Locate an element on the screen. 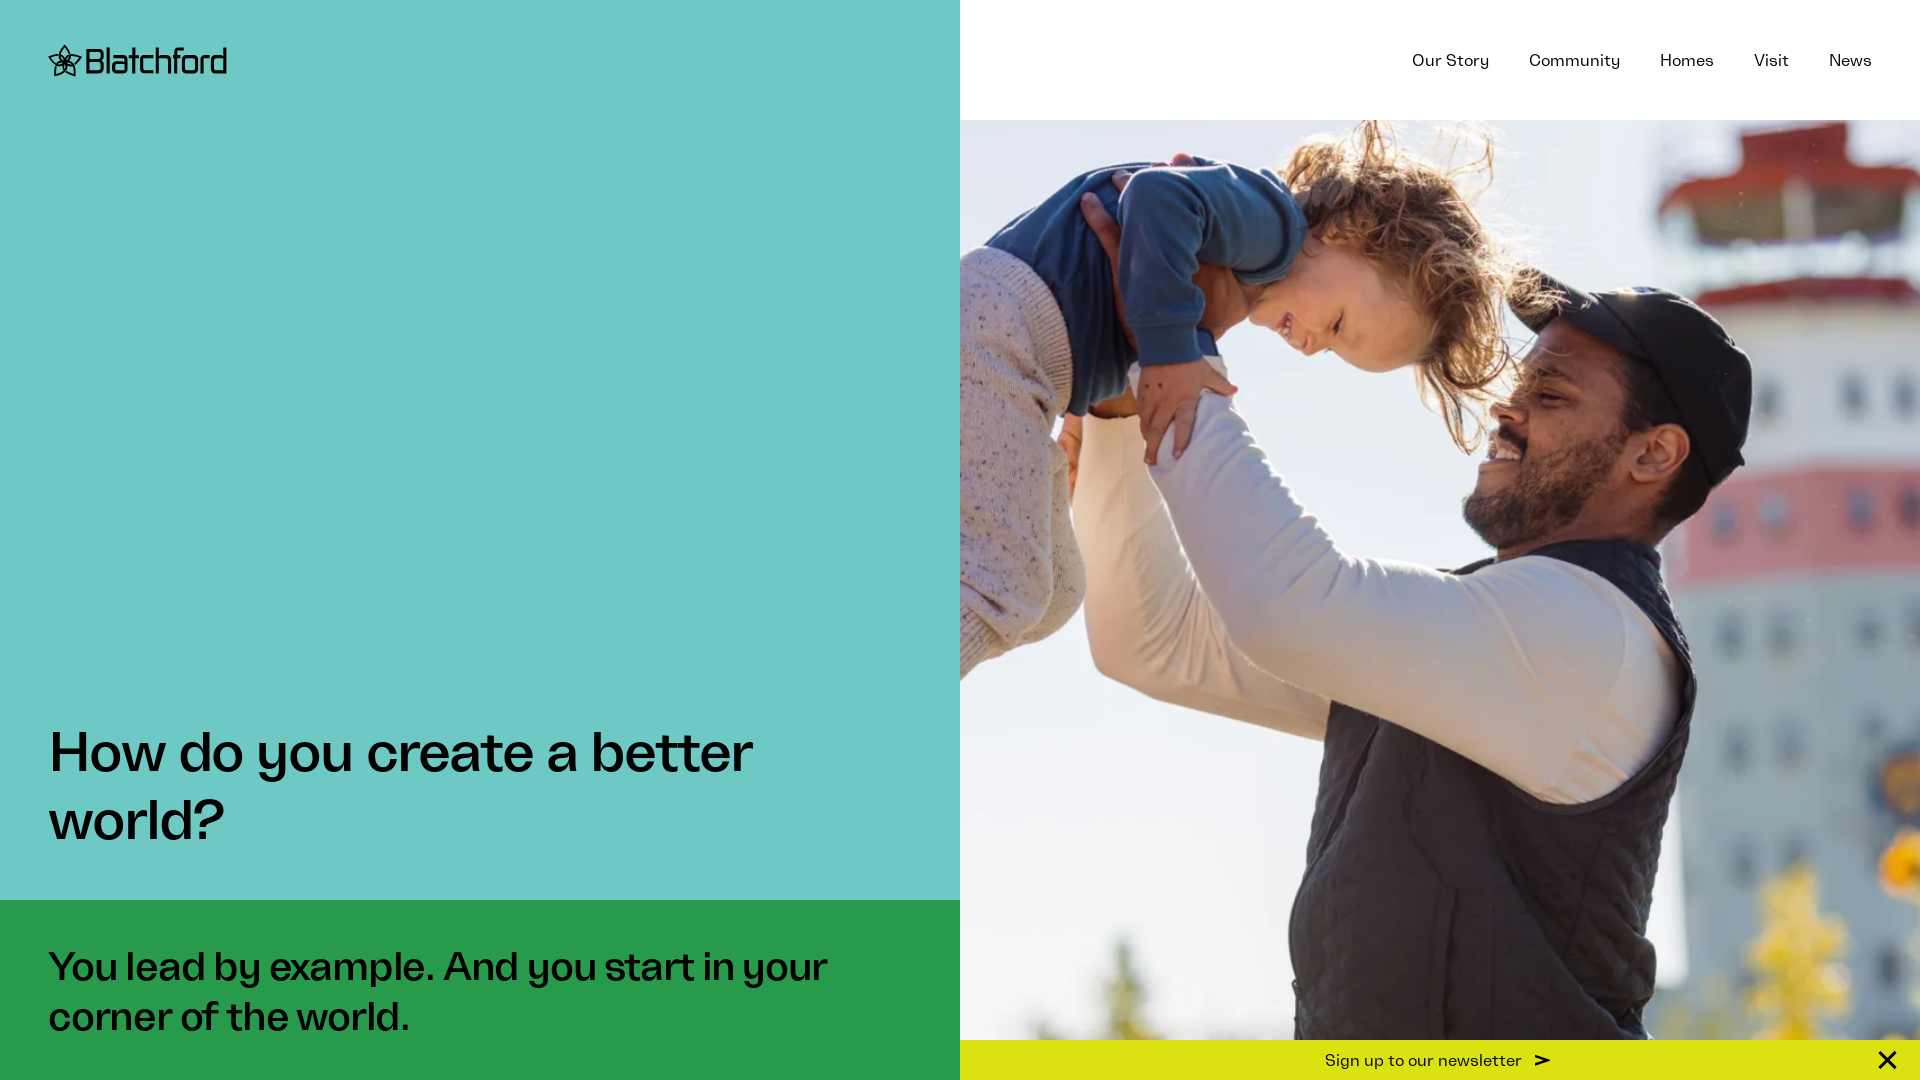 The image size is (1920, 1080). 'Homes' is located at coordinates (1640, 59).